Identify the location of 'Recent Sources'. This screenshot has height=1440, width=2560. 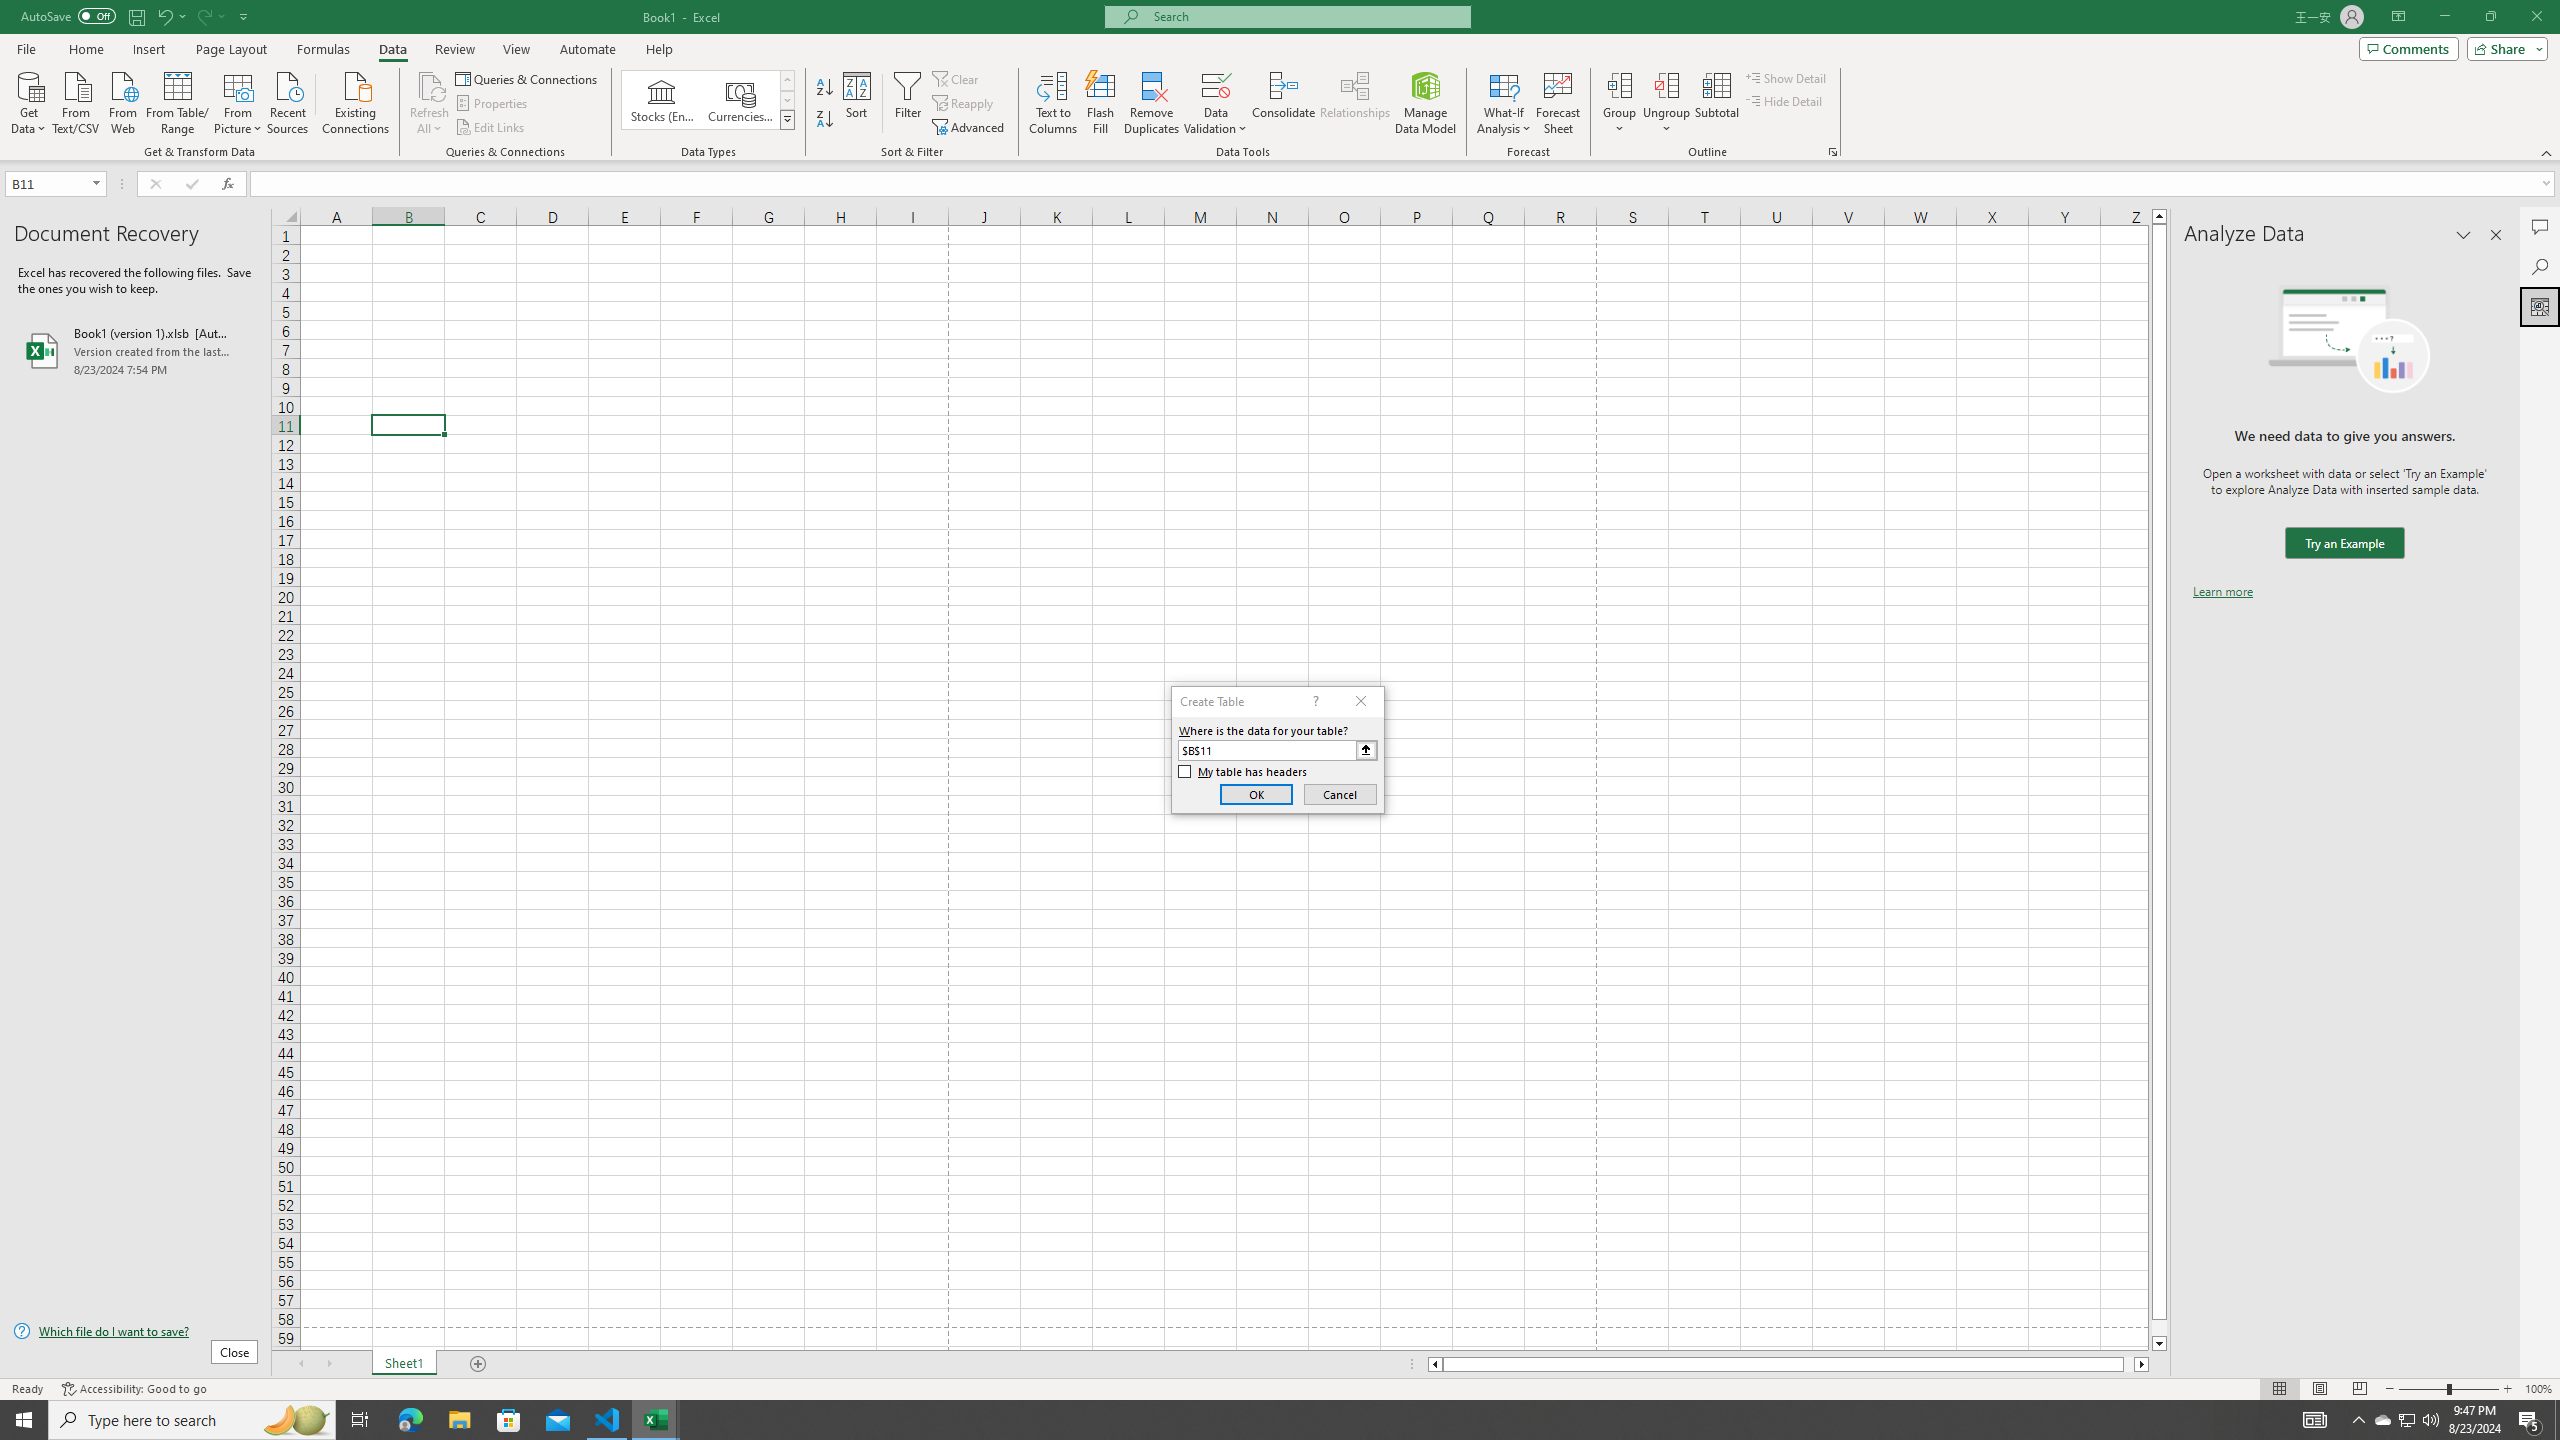
(288, 100).